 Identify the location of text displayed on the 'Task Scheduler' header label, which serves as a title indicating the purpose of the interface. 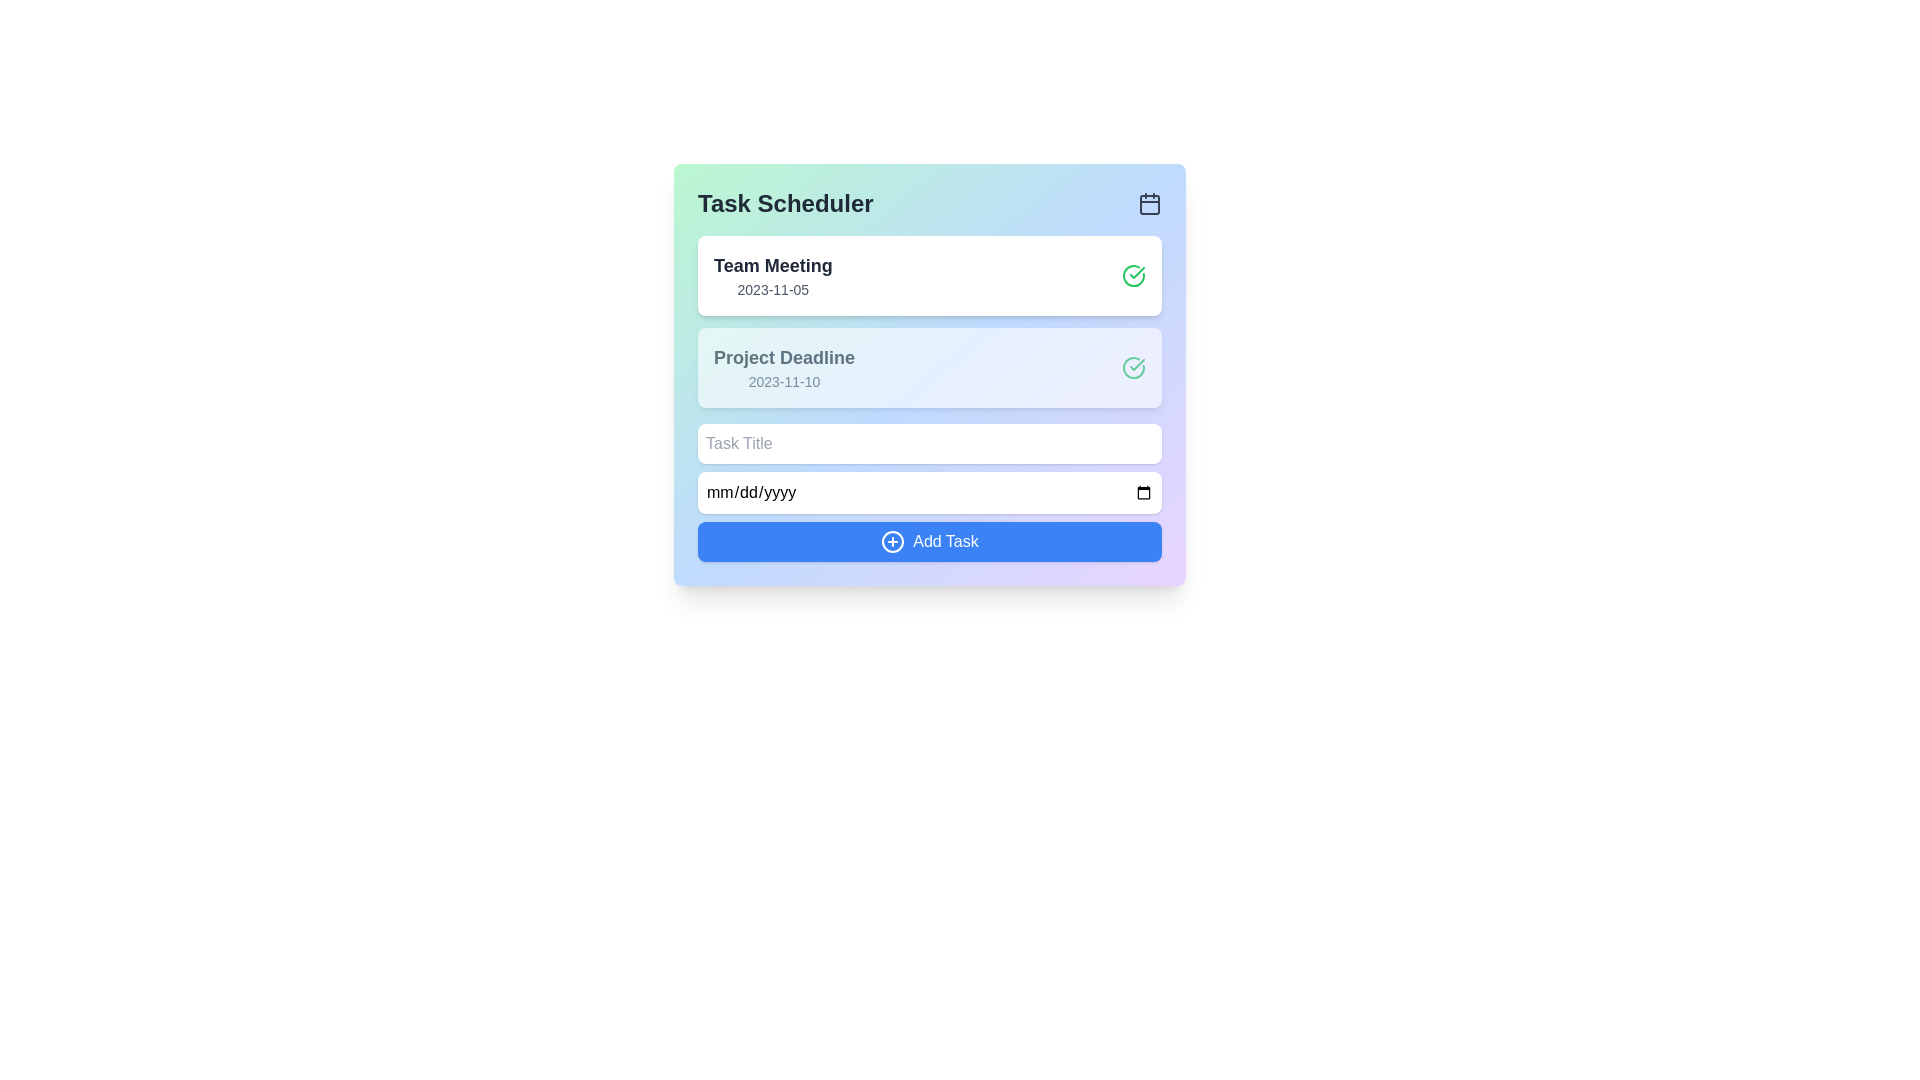
(784, 204).